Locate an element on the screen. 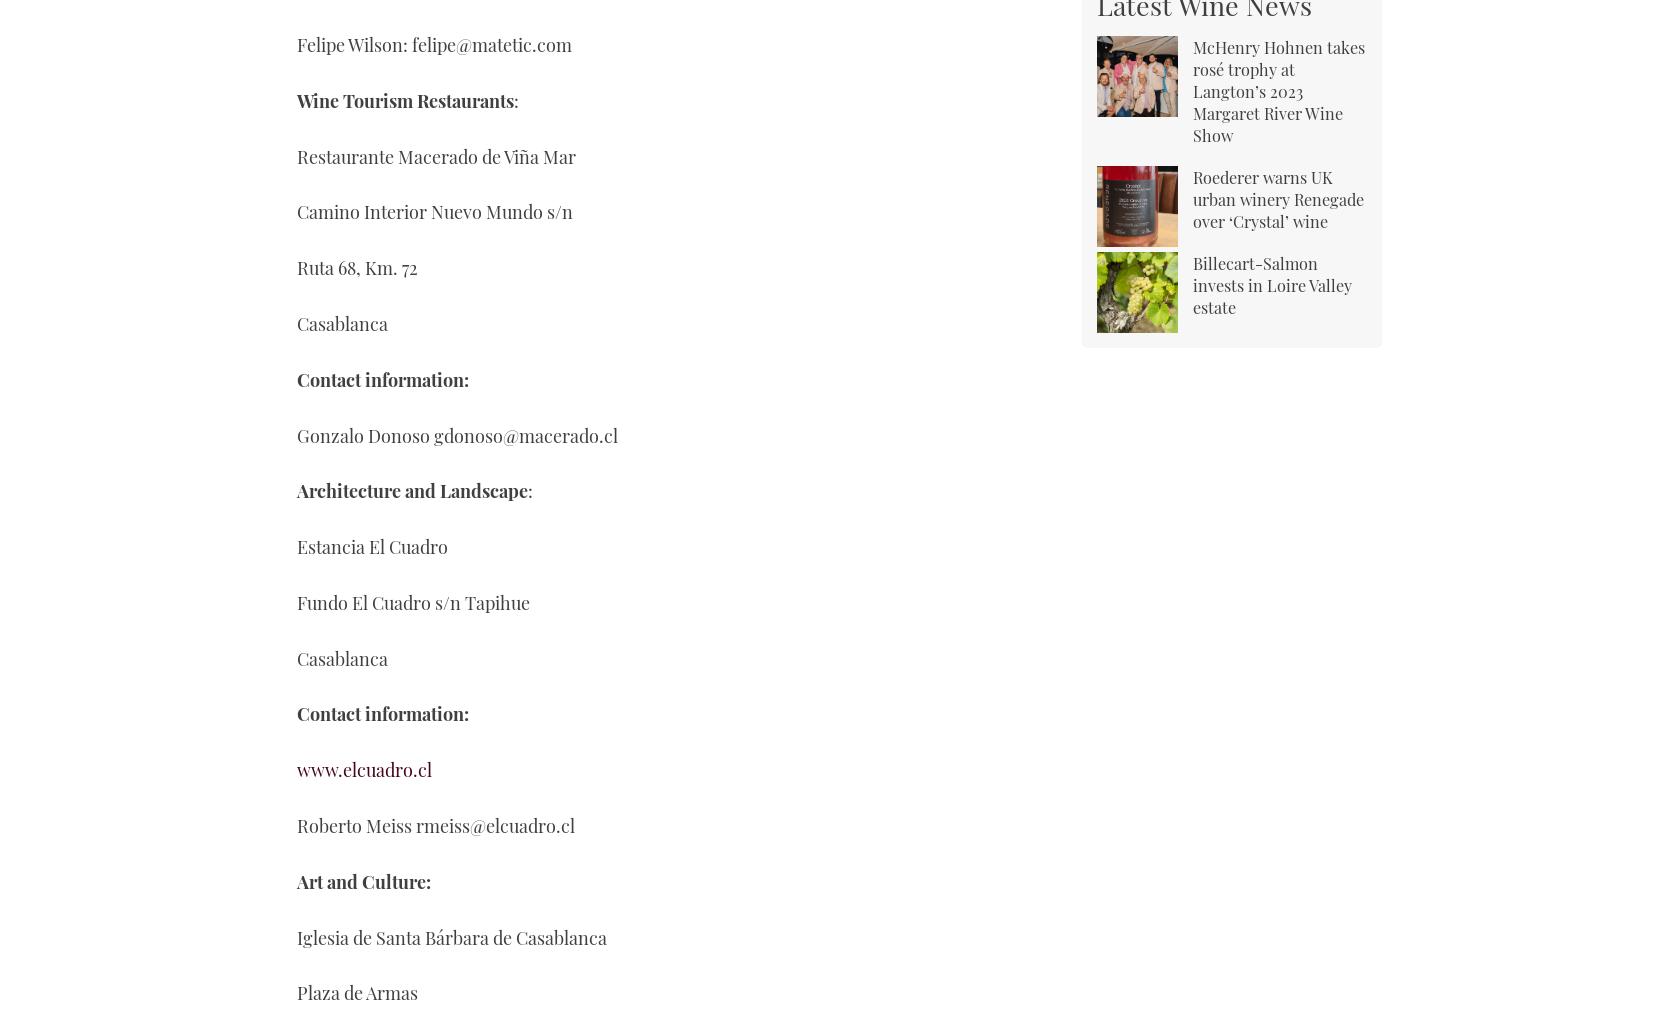 This screenshot has height=1035, width=1654. 'Architecture and Landscape' is located at coordinates (411, 491).